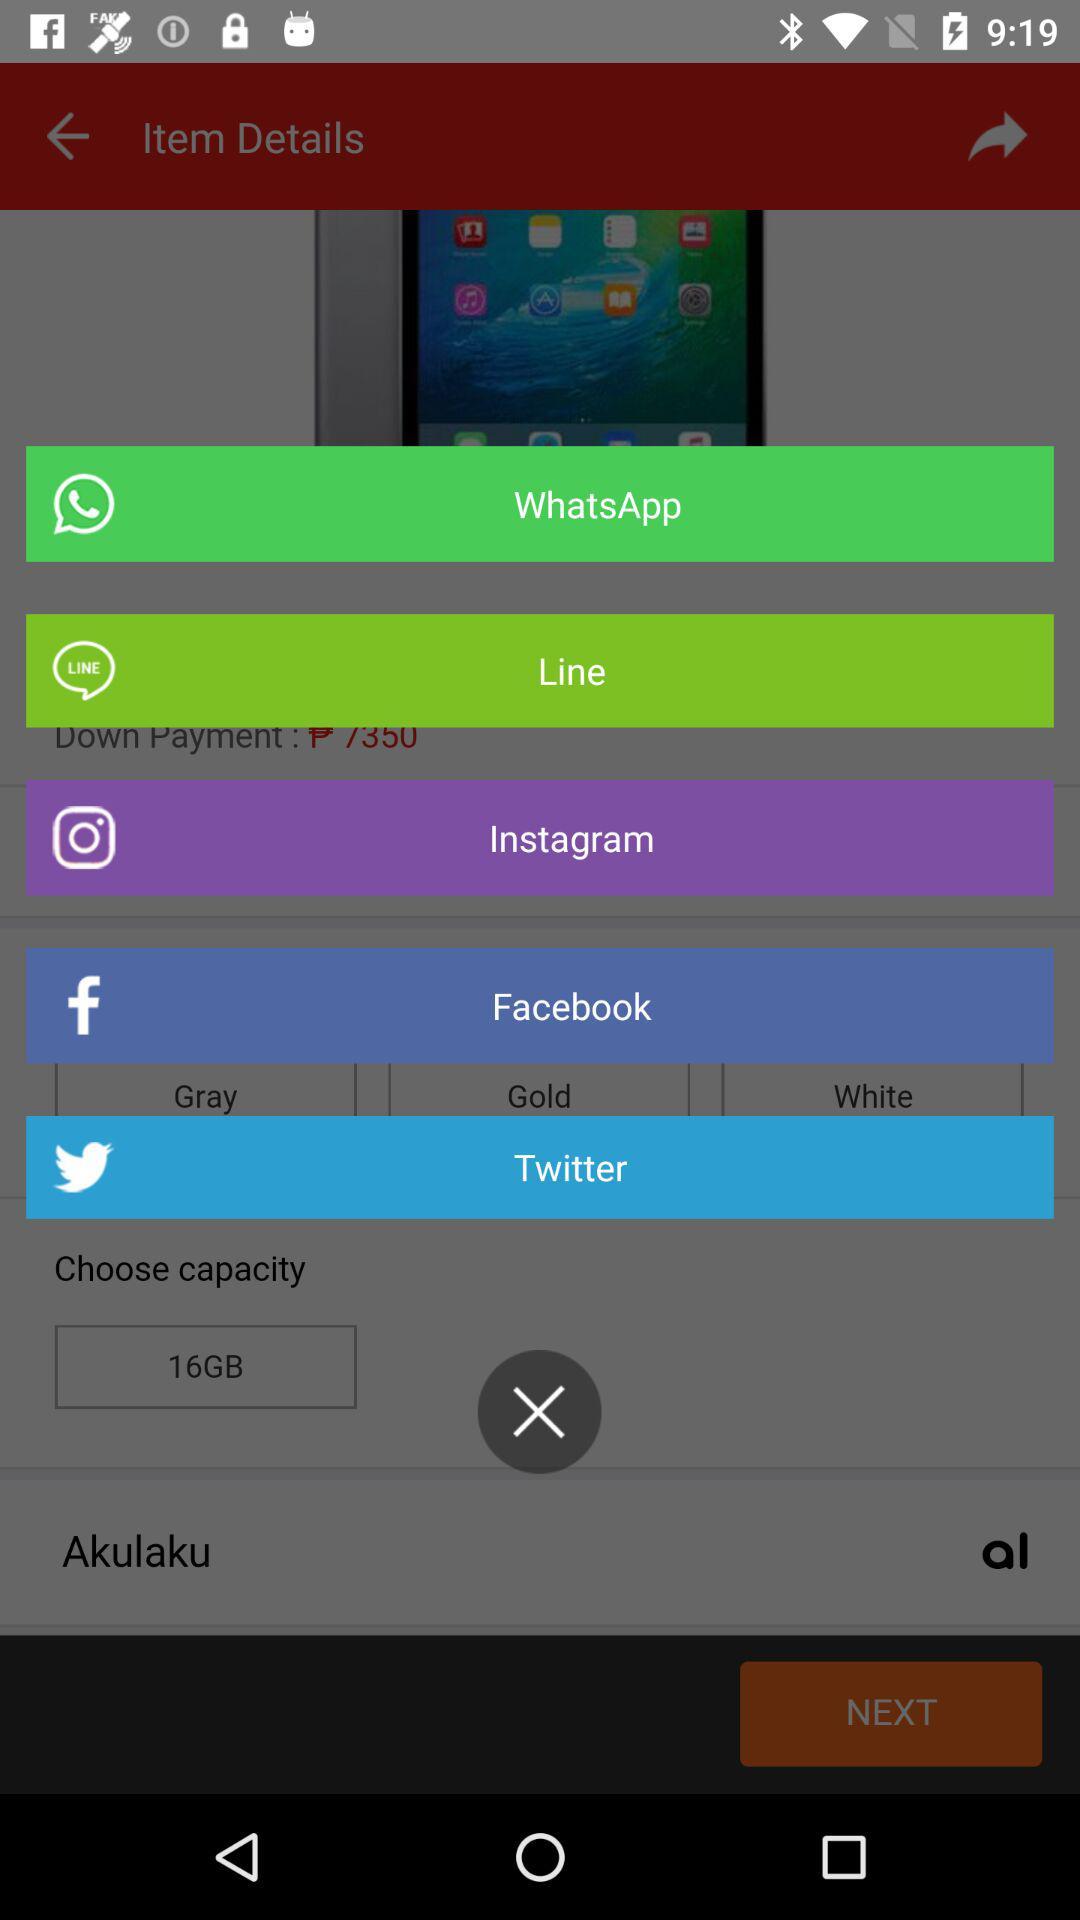  I want to click on the icon below the line, so click(540, 837).